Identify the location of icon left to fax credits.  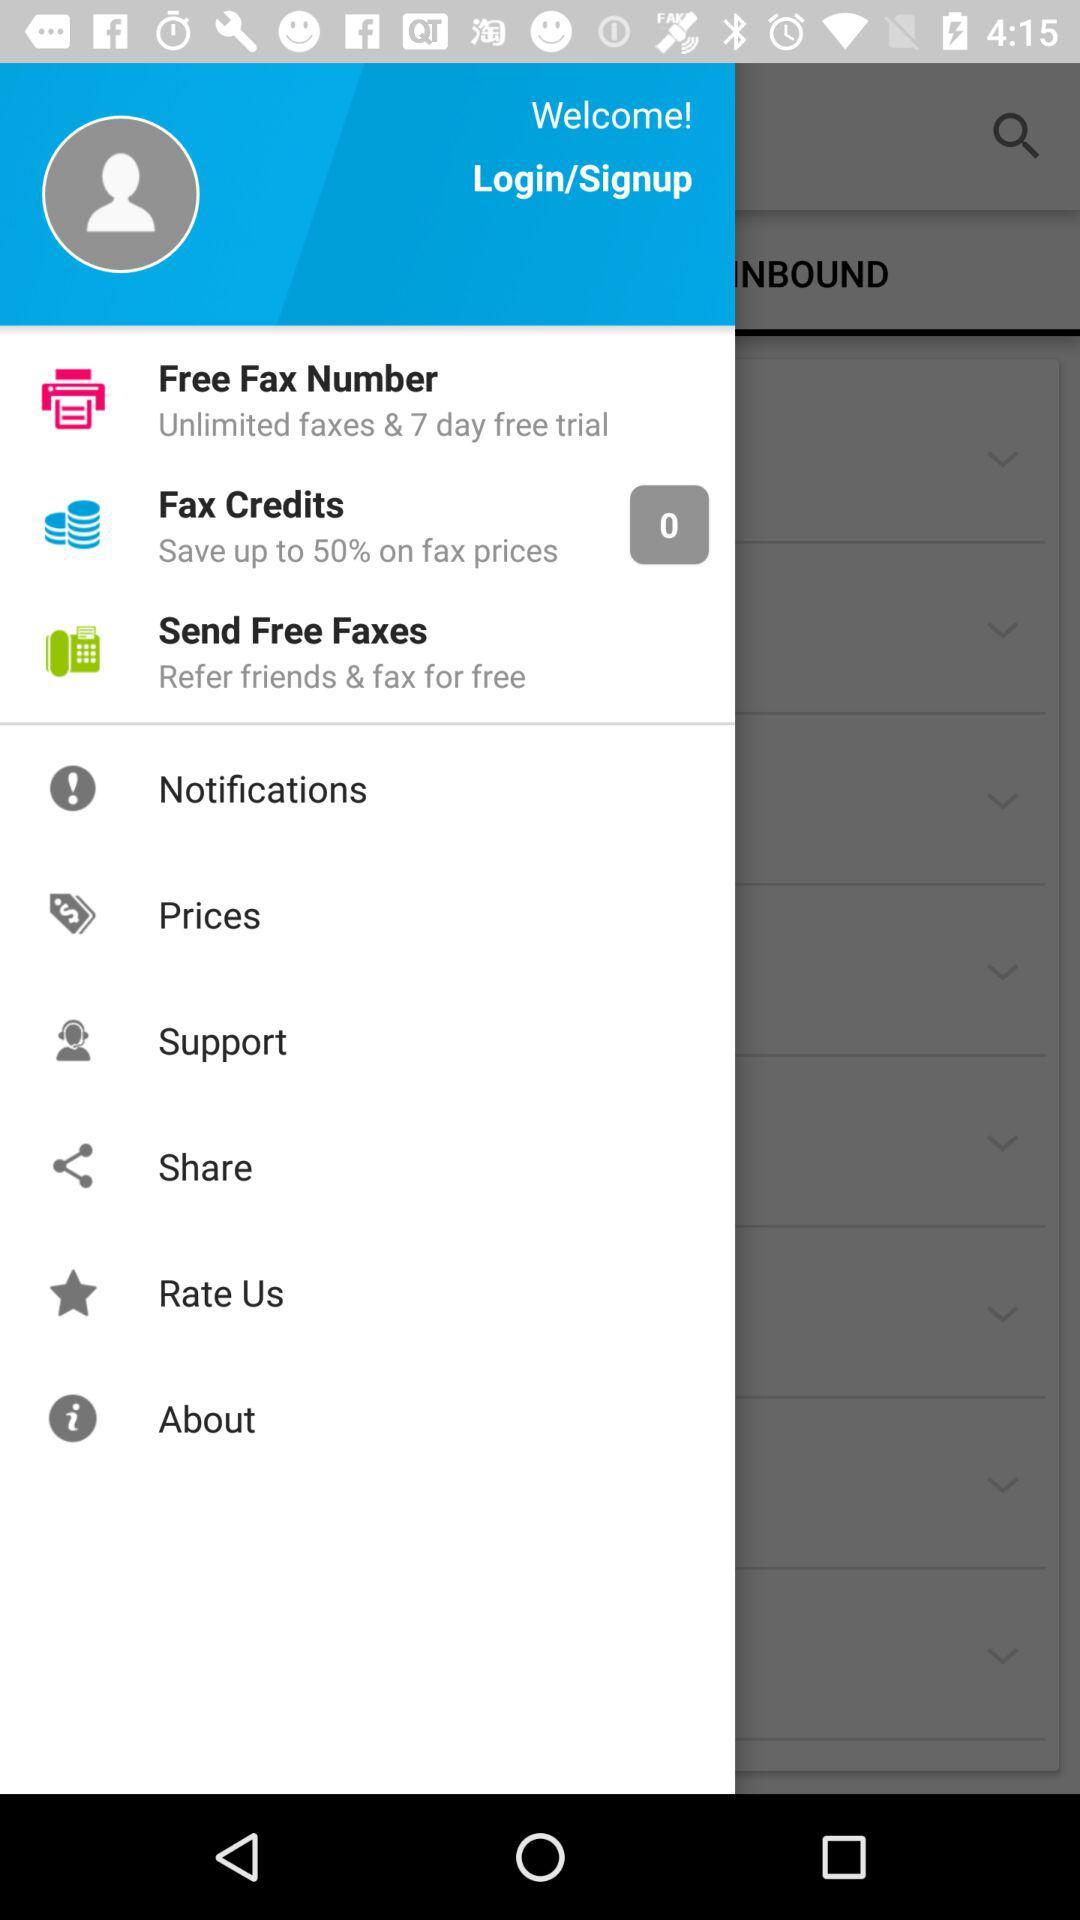
(72, 524).